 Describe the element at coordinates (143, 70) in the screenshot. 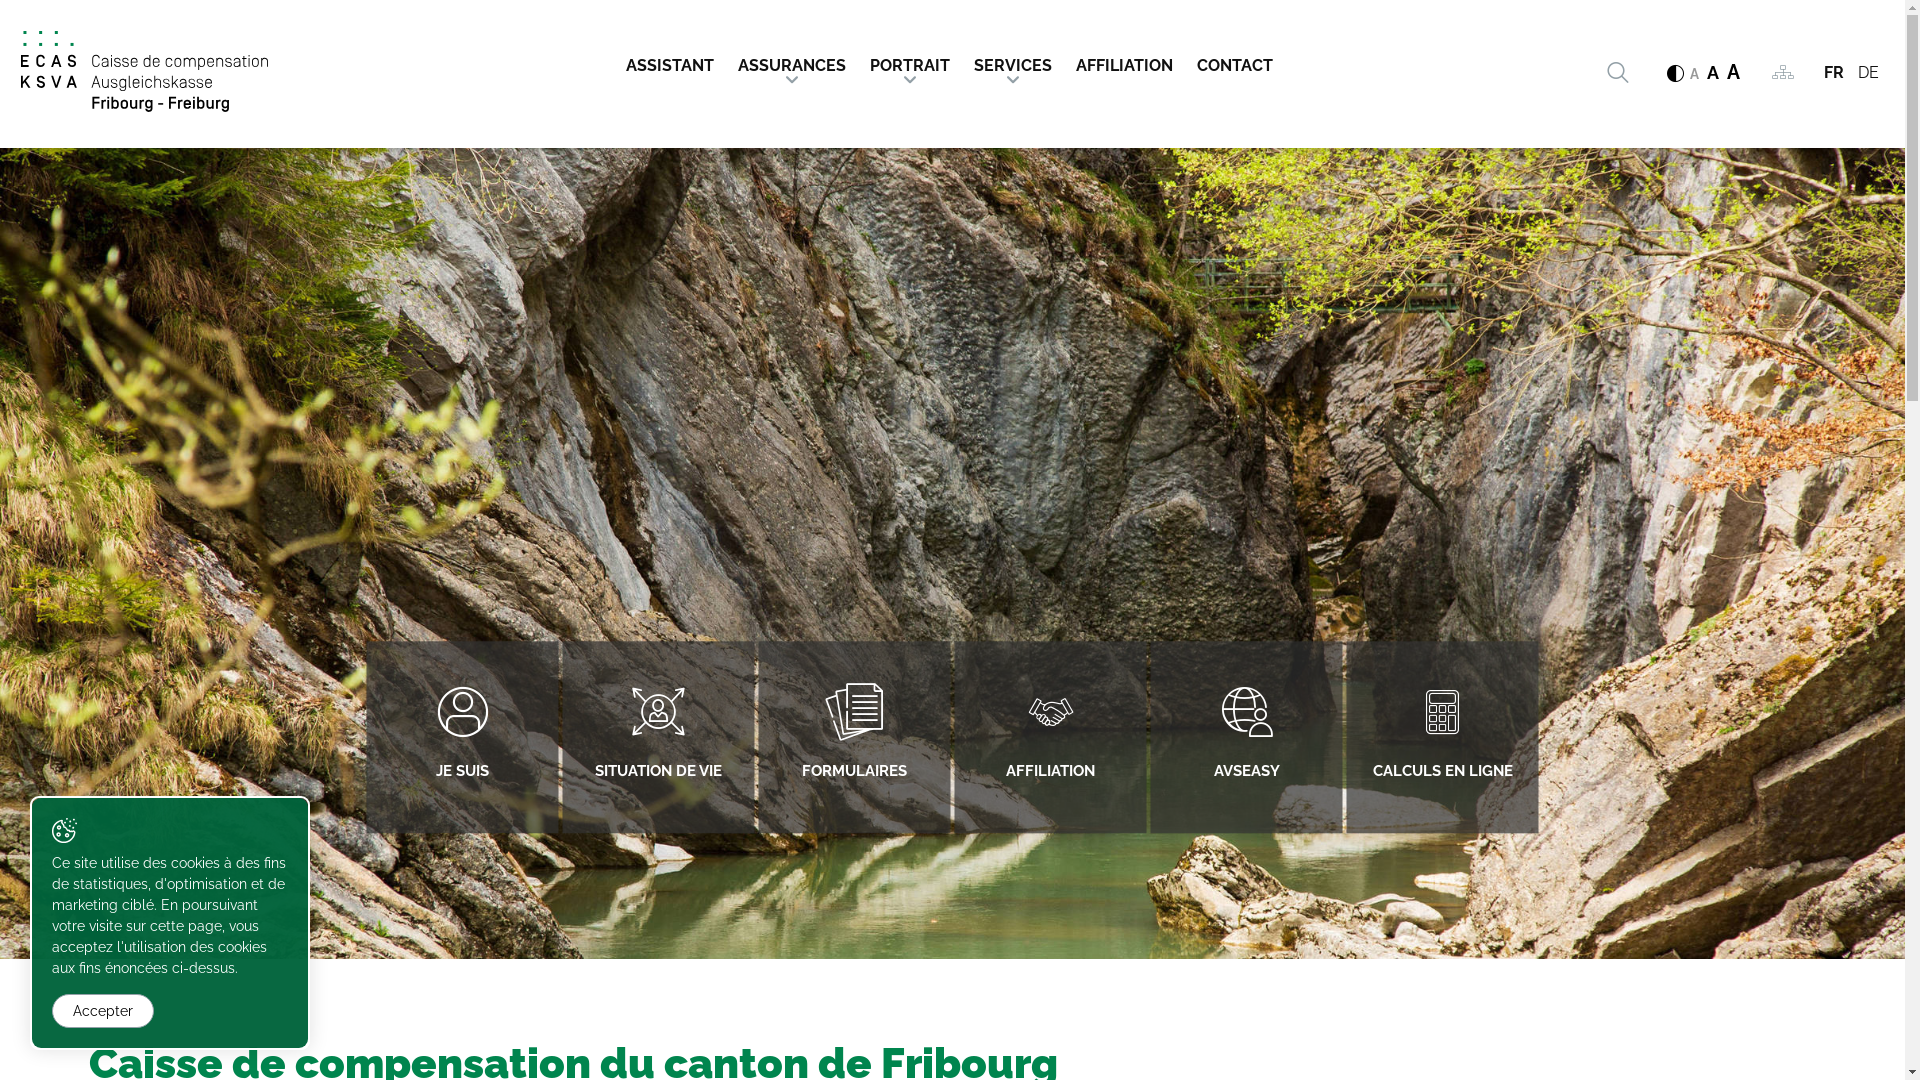

I see `'Caisse de compensation du canton de Fribourg'` at that location.